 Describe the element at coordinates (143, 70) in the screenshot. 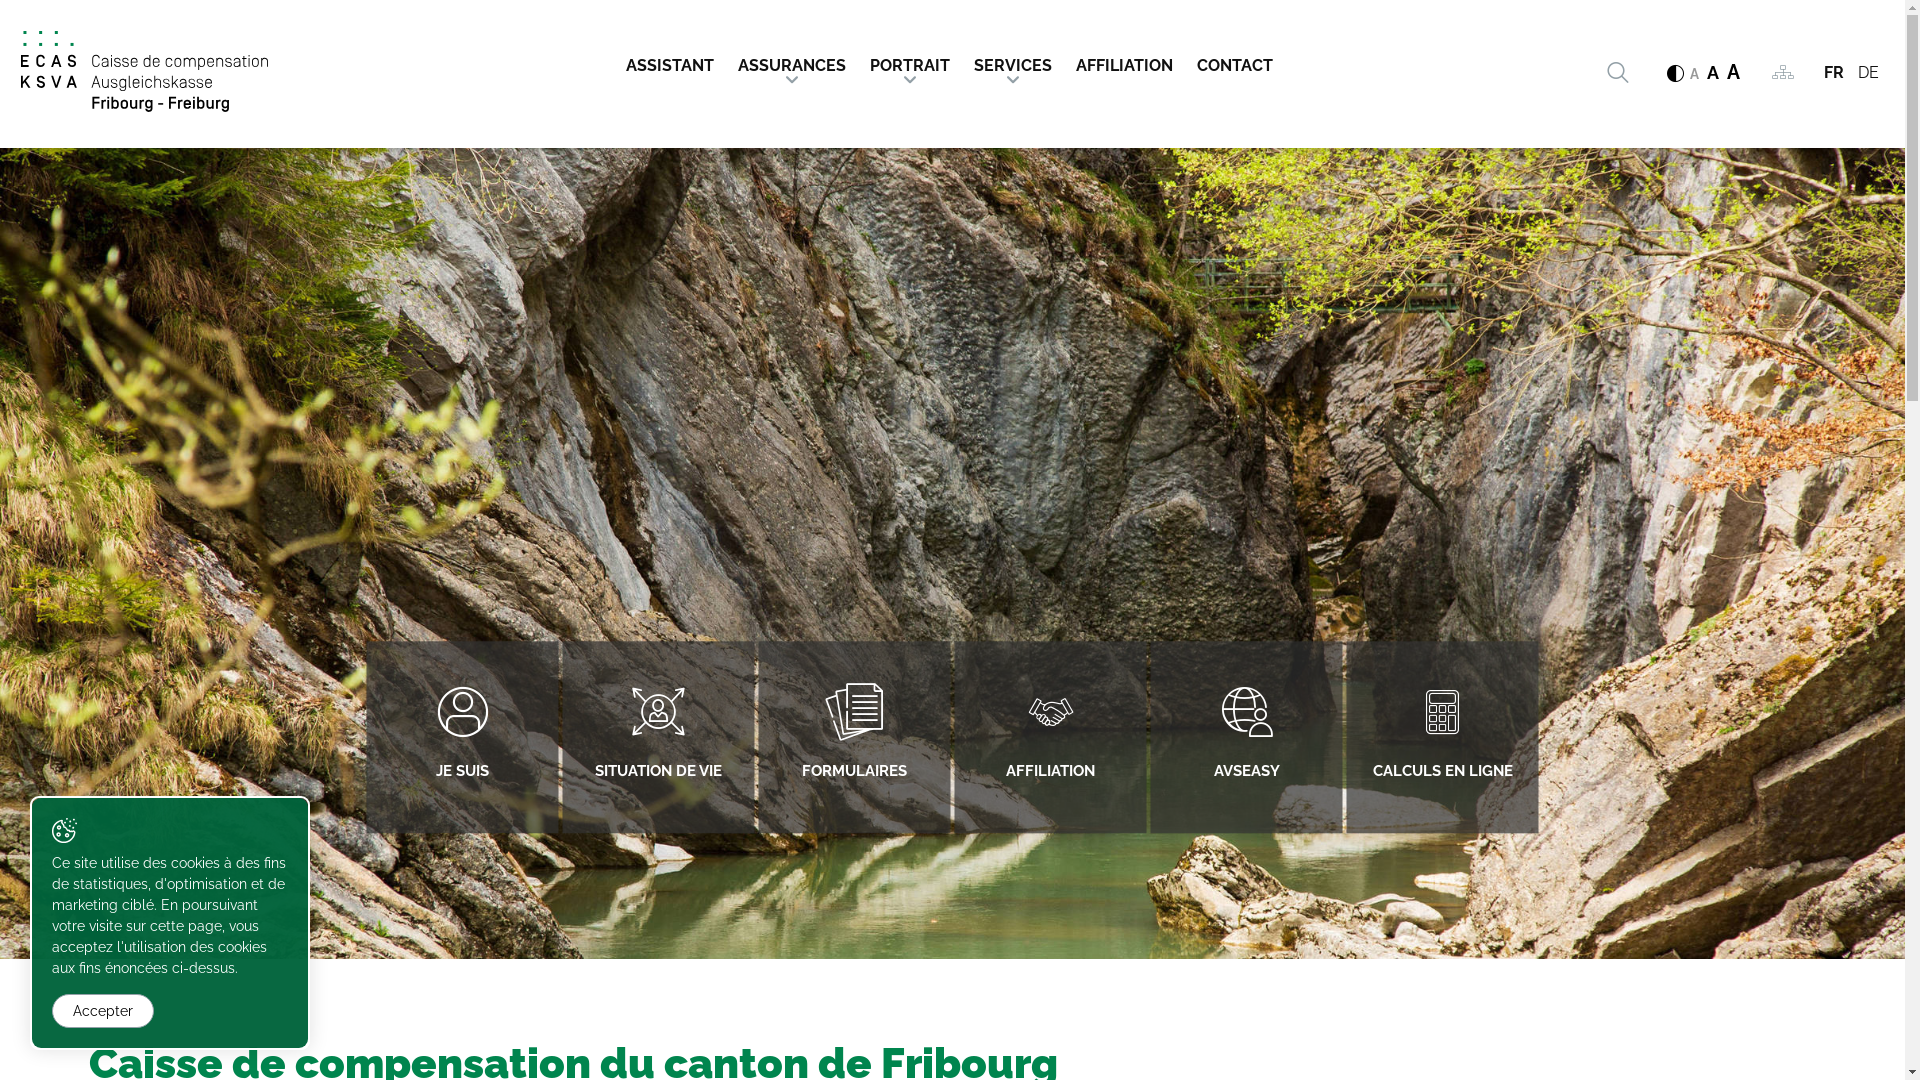

I see `'Caisse de compensation du canton de Fribourg'` at that location.